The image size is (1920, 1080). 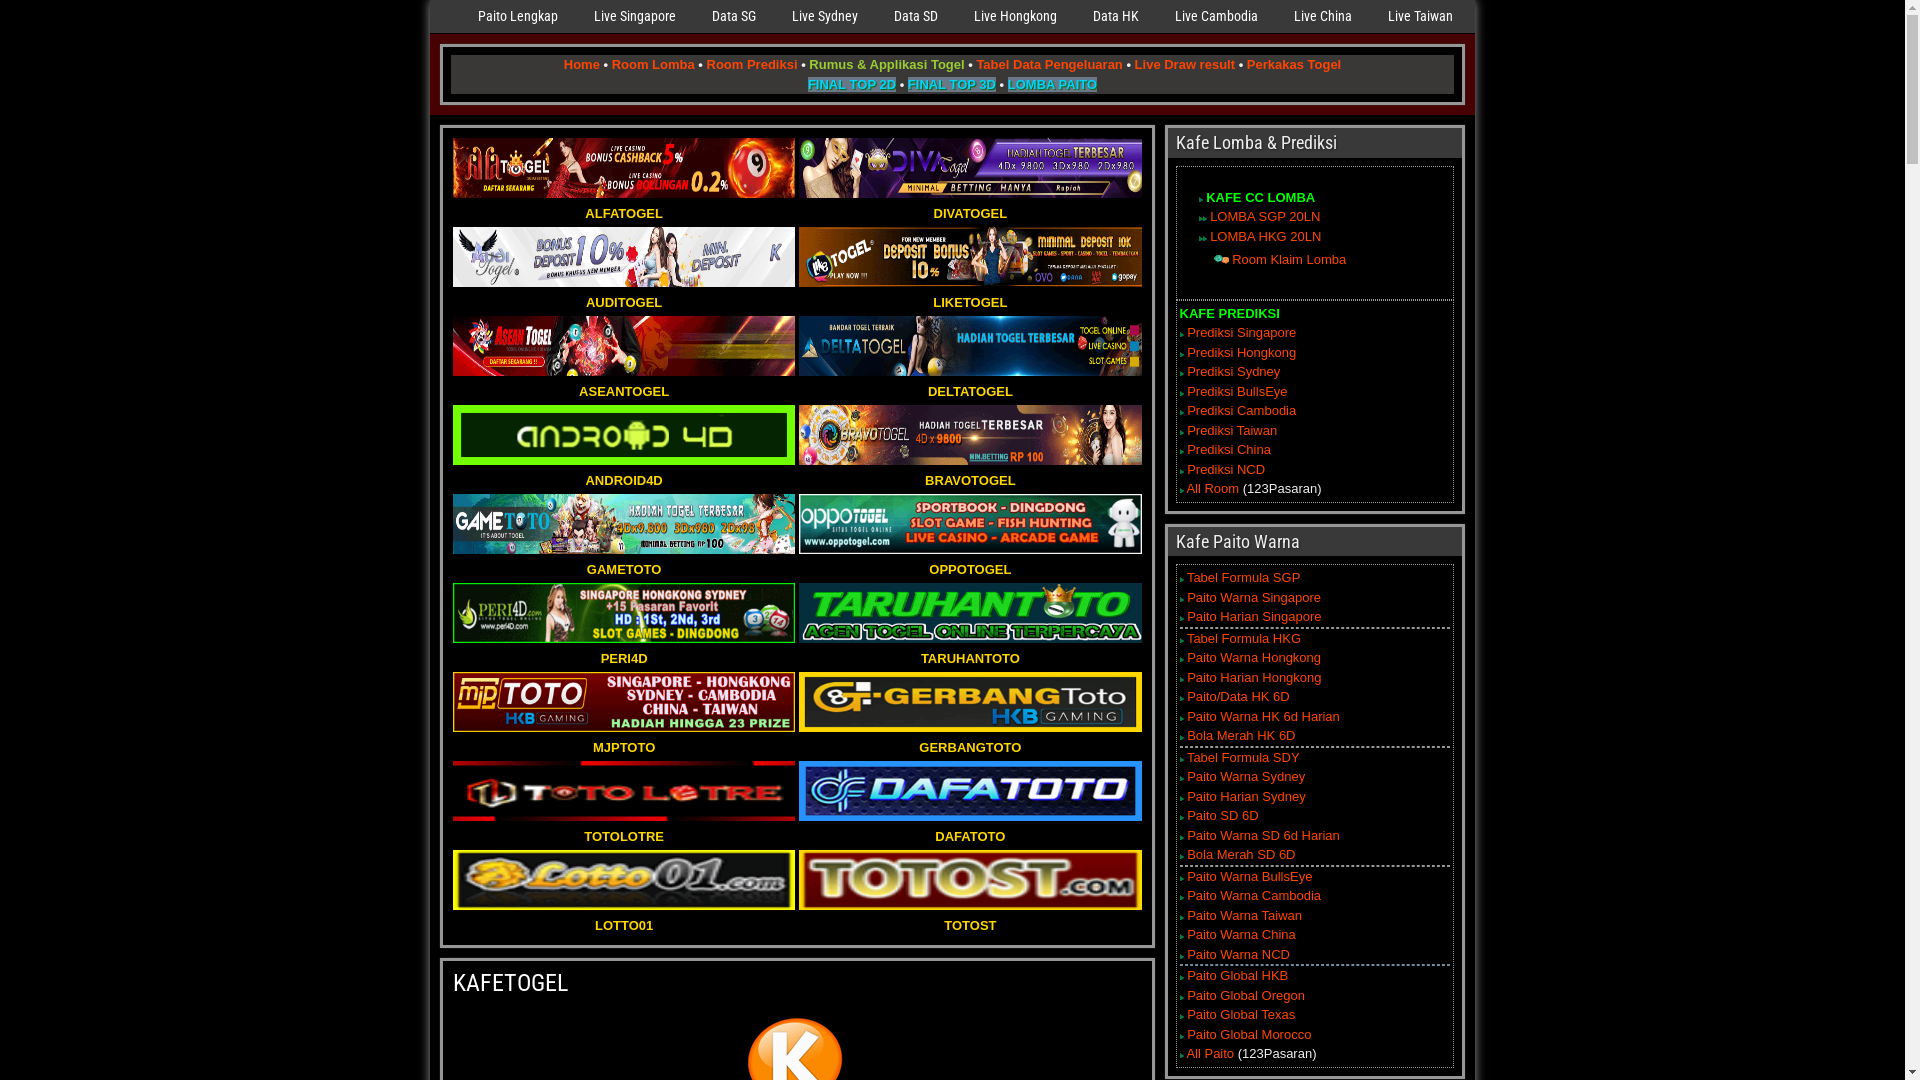 What do you see at coordinates (580, 63) in the screenshot?
I see `'Home'` at bounding box center [580, 63].